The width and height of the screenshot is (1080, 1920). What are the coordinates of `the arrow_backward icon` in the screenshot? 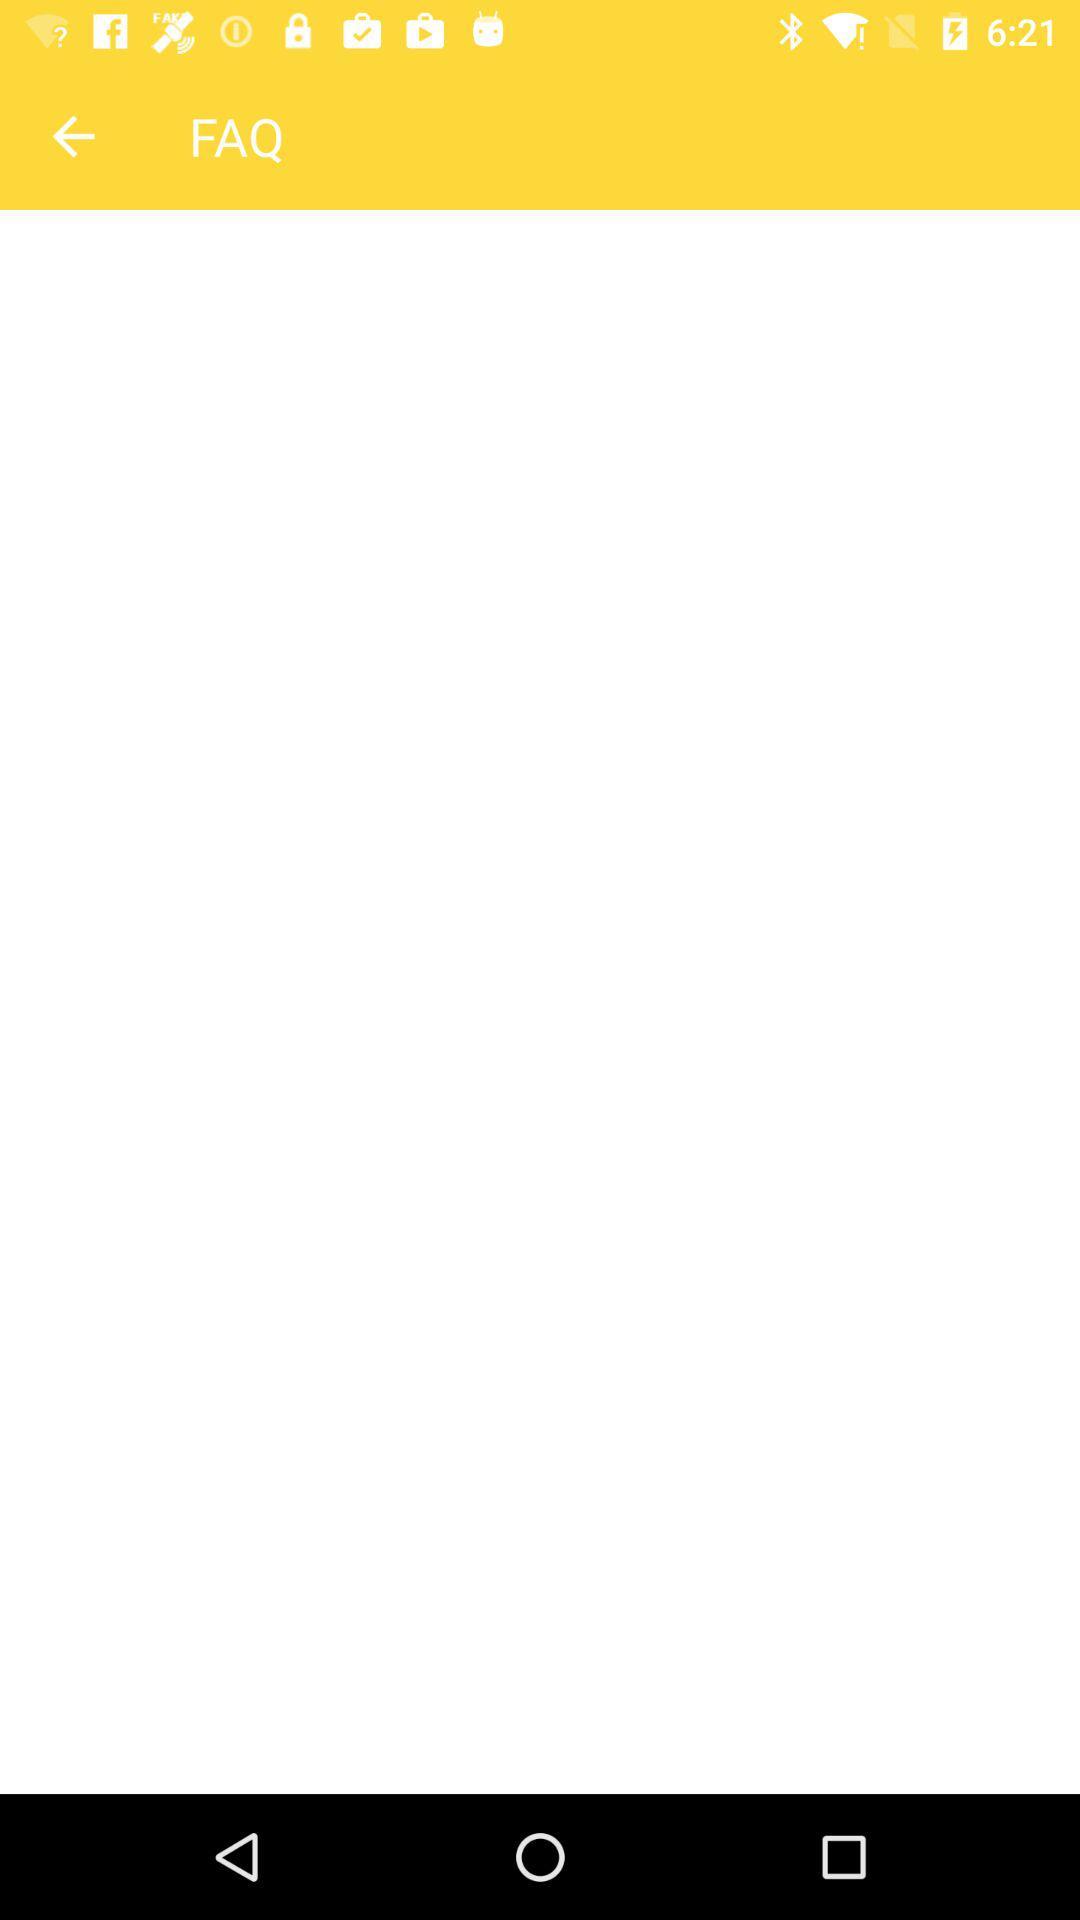 It's located at (72, 135).